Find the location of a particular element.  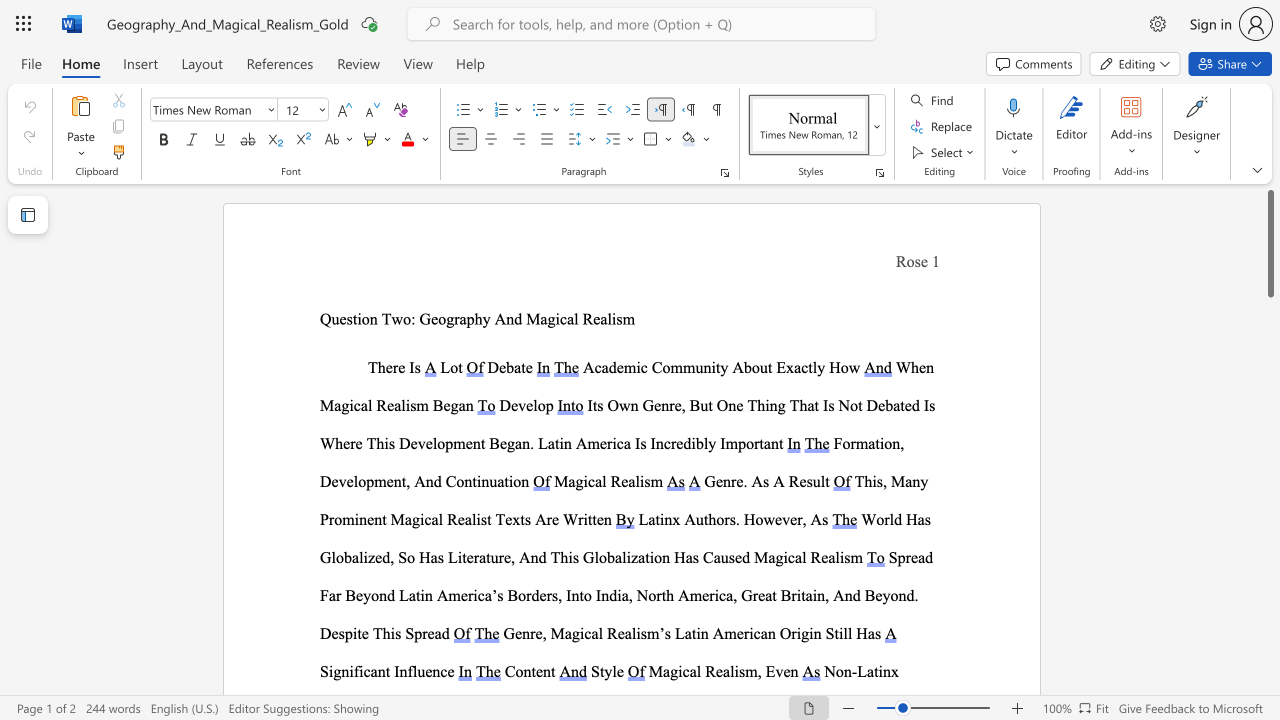

the scrollbar to move the view down is located at coordinates (1269, 640).